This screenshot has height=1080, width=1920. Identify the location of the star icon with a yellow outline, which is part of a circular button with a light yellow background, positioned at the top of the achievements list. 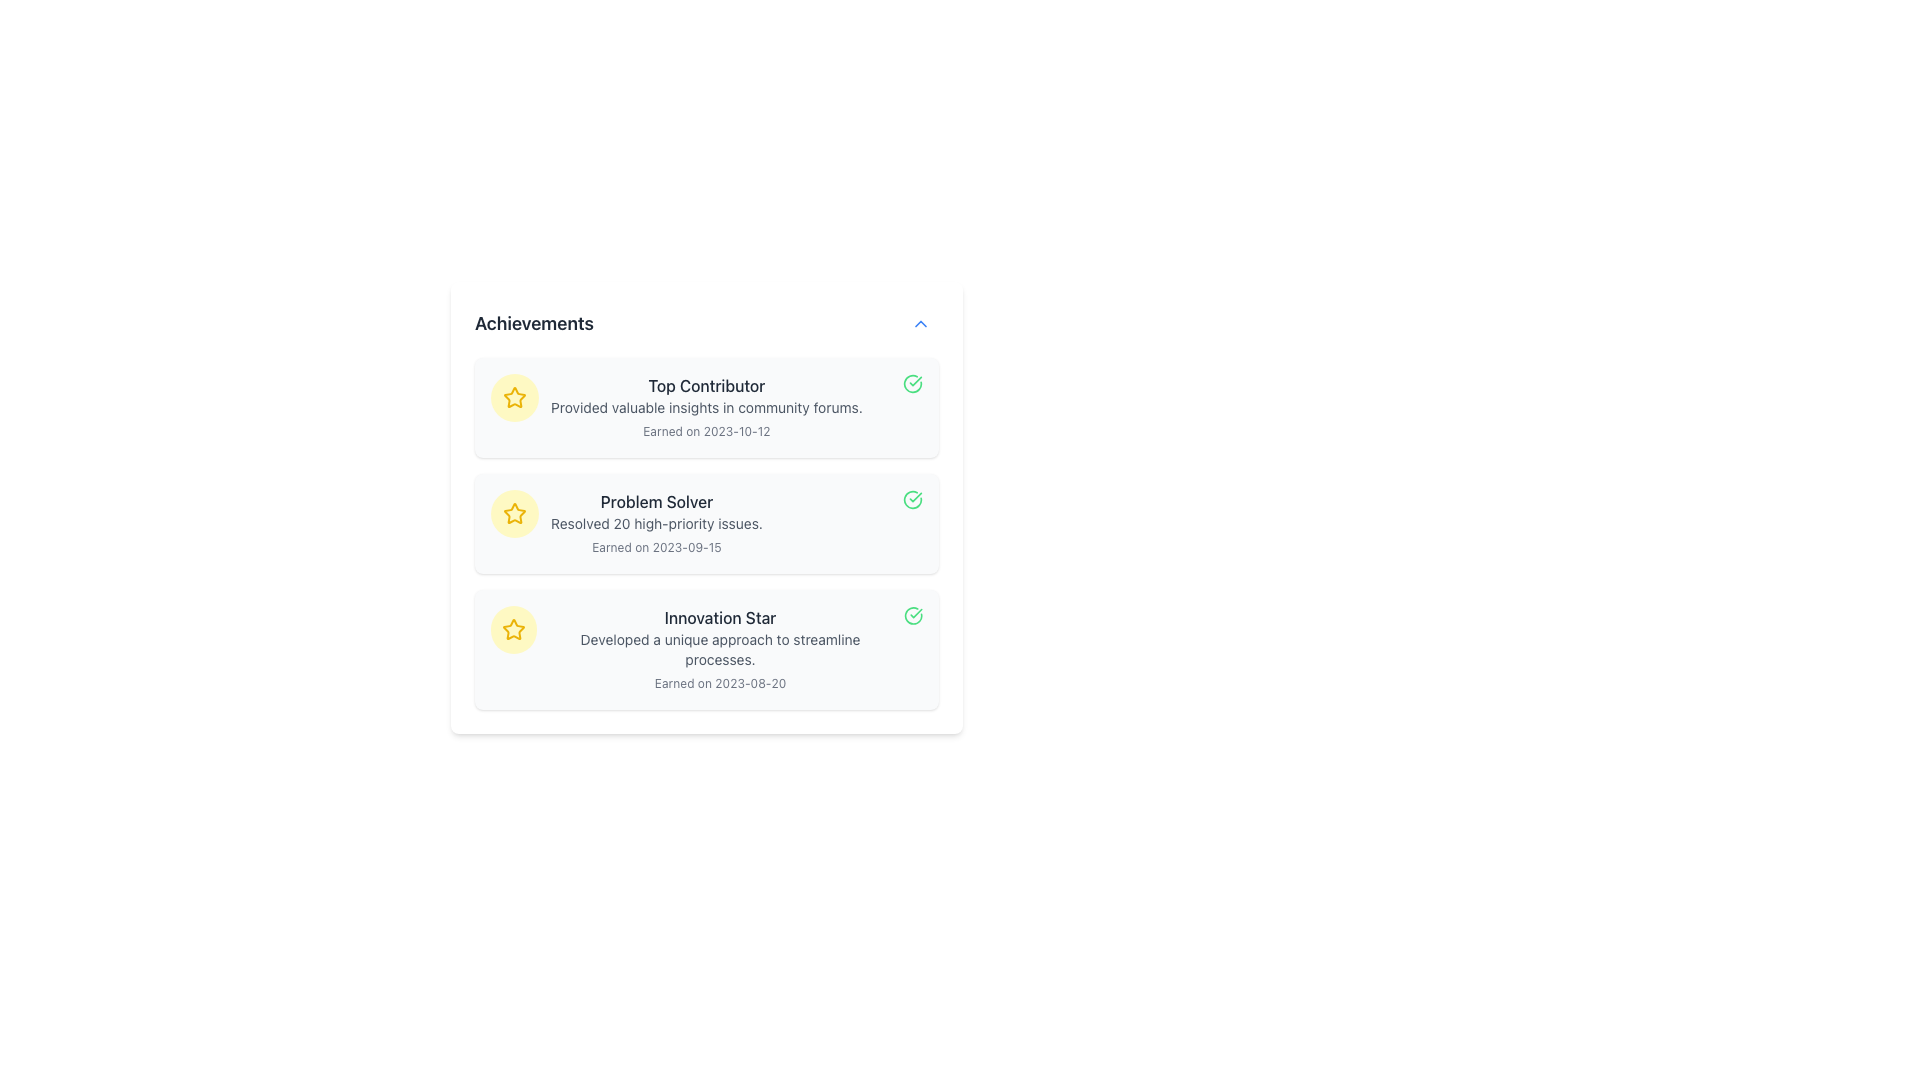
(514, 397).